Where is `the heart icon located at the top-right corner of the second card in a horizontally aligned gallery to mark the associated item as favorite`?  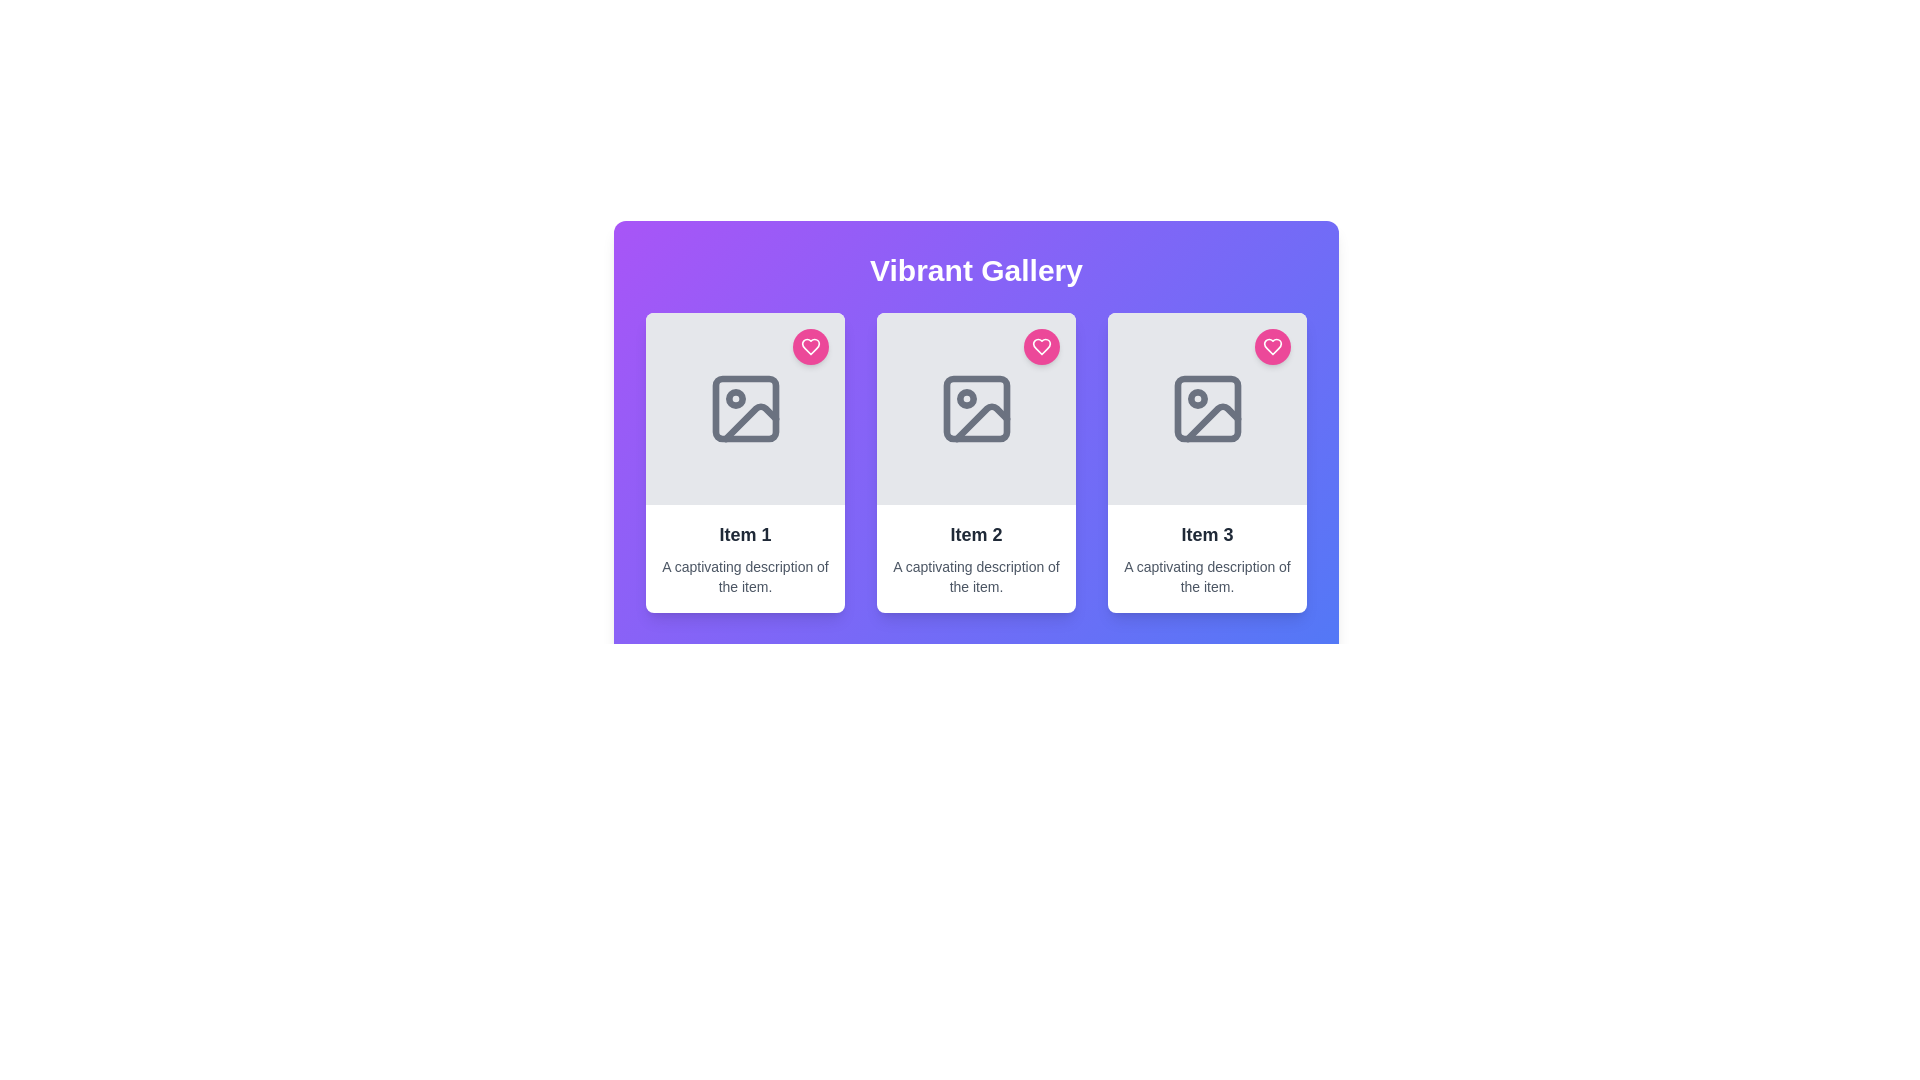
the heart icon located at the top-right corner of the second card in a horizontally aligned gallery to mark the associated item as favorite is located at coordinates (1040, 346).